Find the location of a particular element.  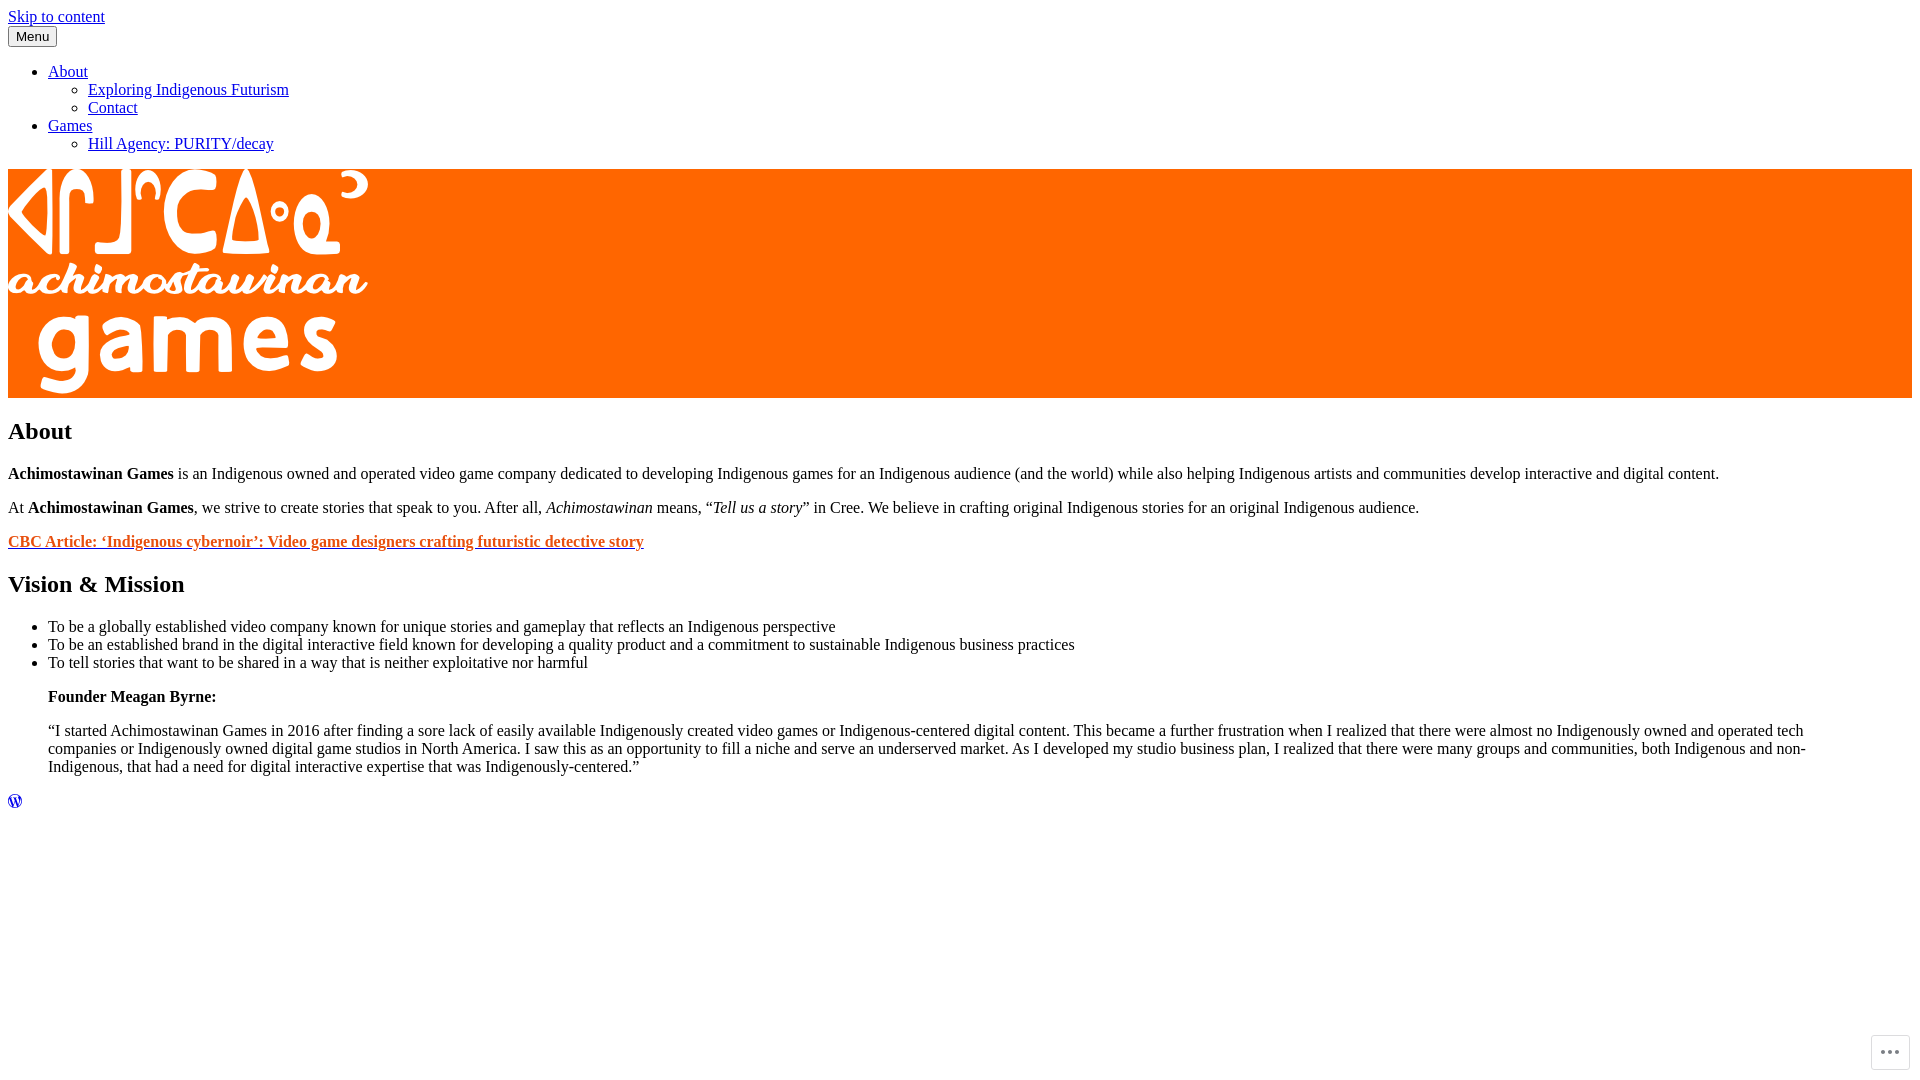

'Hill Agency: PURITY/decay' is located at coordinates (181, 142).